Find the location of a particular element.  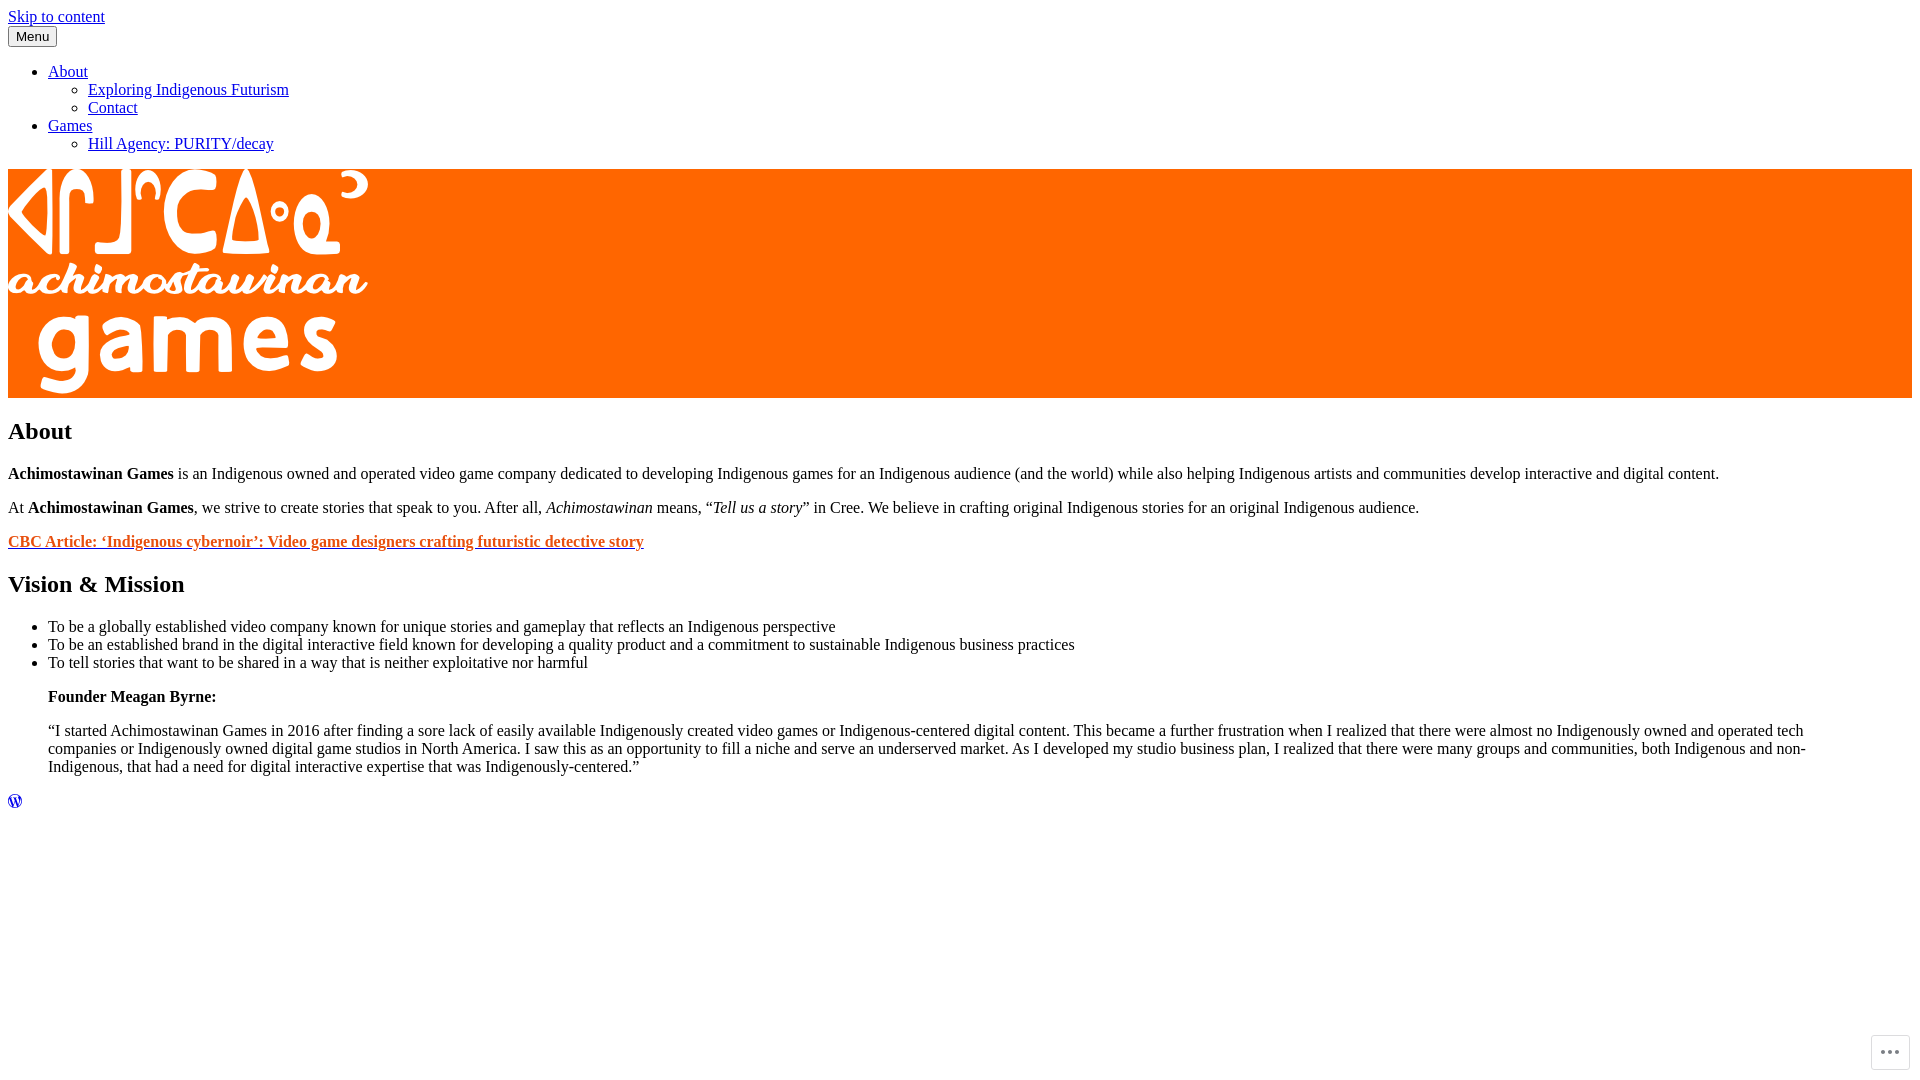

'Hill Agency: PURITY/decay' is located at coordinates (181, 142).